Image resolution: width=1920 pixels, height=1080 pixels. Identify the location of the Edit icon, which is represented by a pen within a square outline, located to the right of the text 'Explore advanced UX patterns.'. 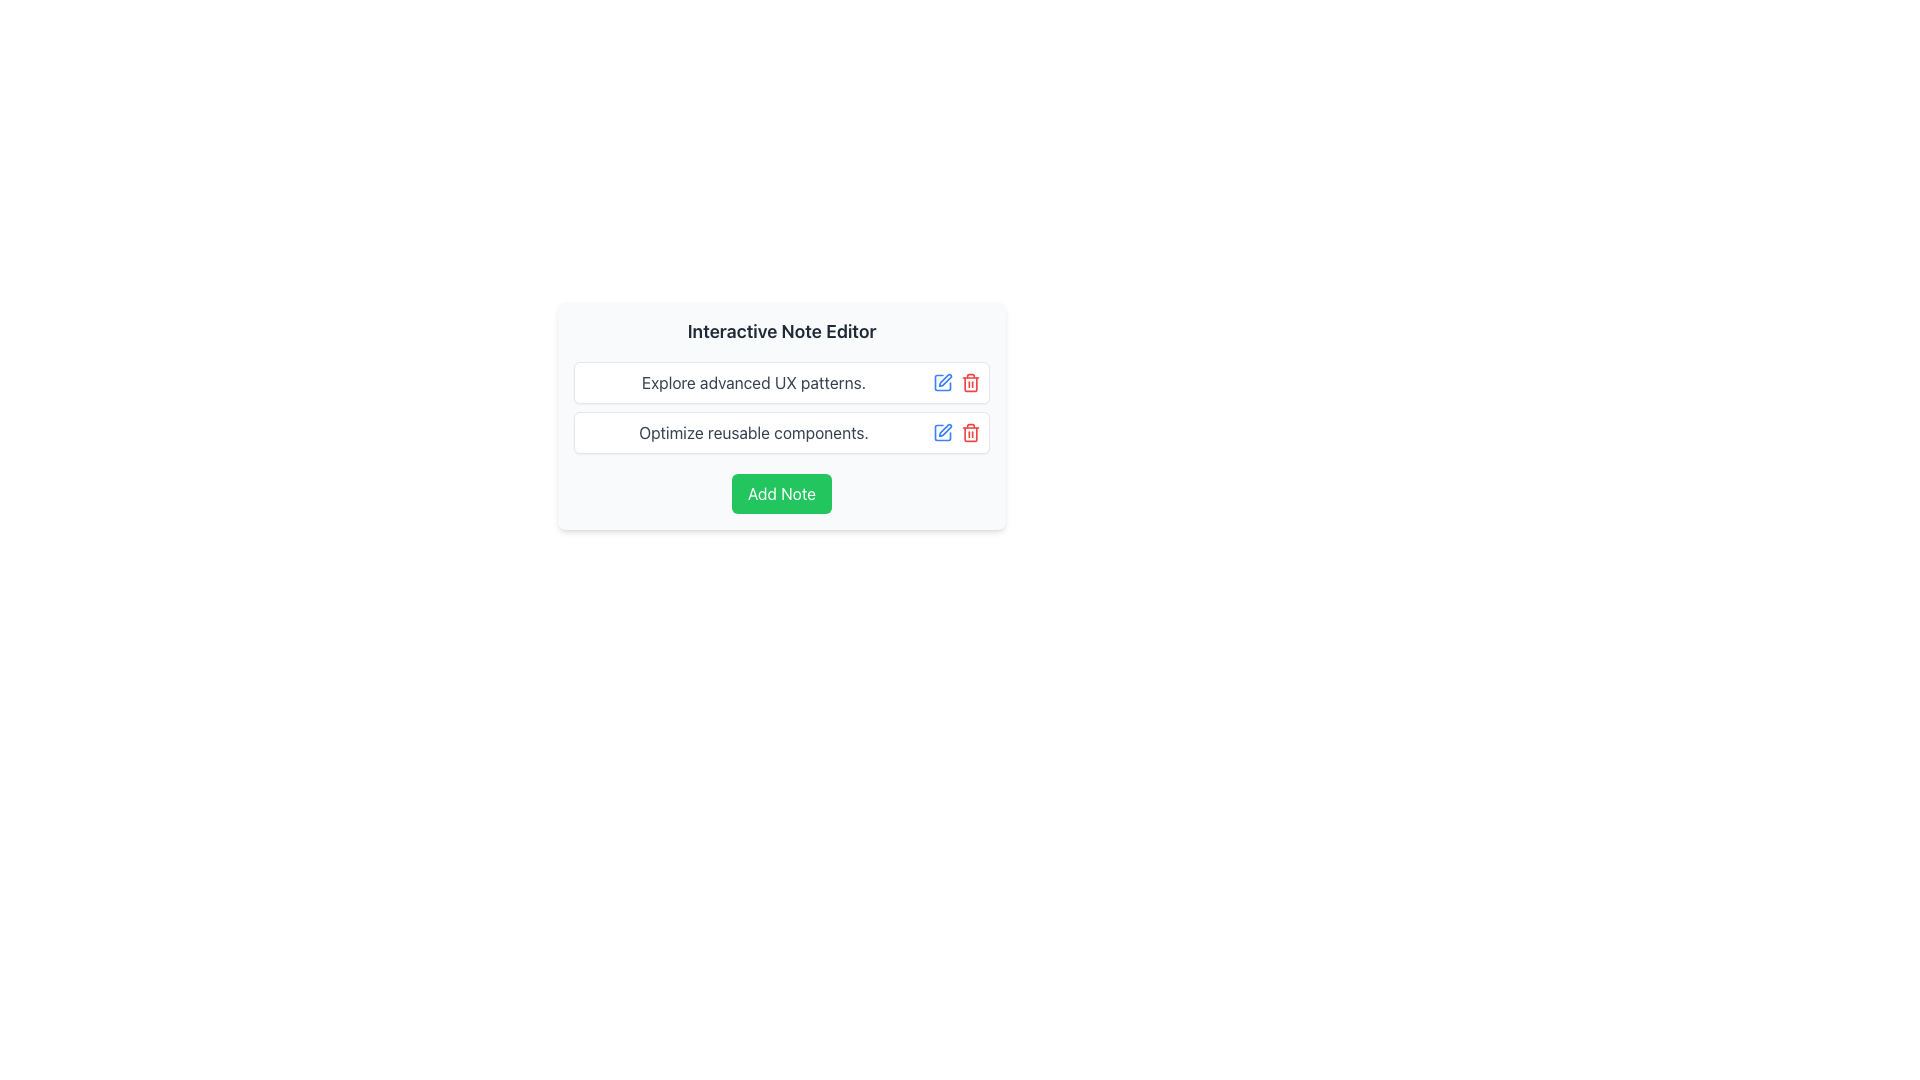
(944, 380).